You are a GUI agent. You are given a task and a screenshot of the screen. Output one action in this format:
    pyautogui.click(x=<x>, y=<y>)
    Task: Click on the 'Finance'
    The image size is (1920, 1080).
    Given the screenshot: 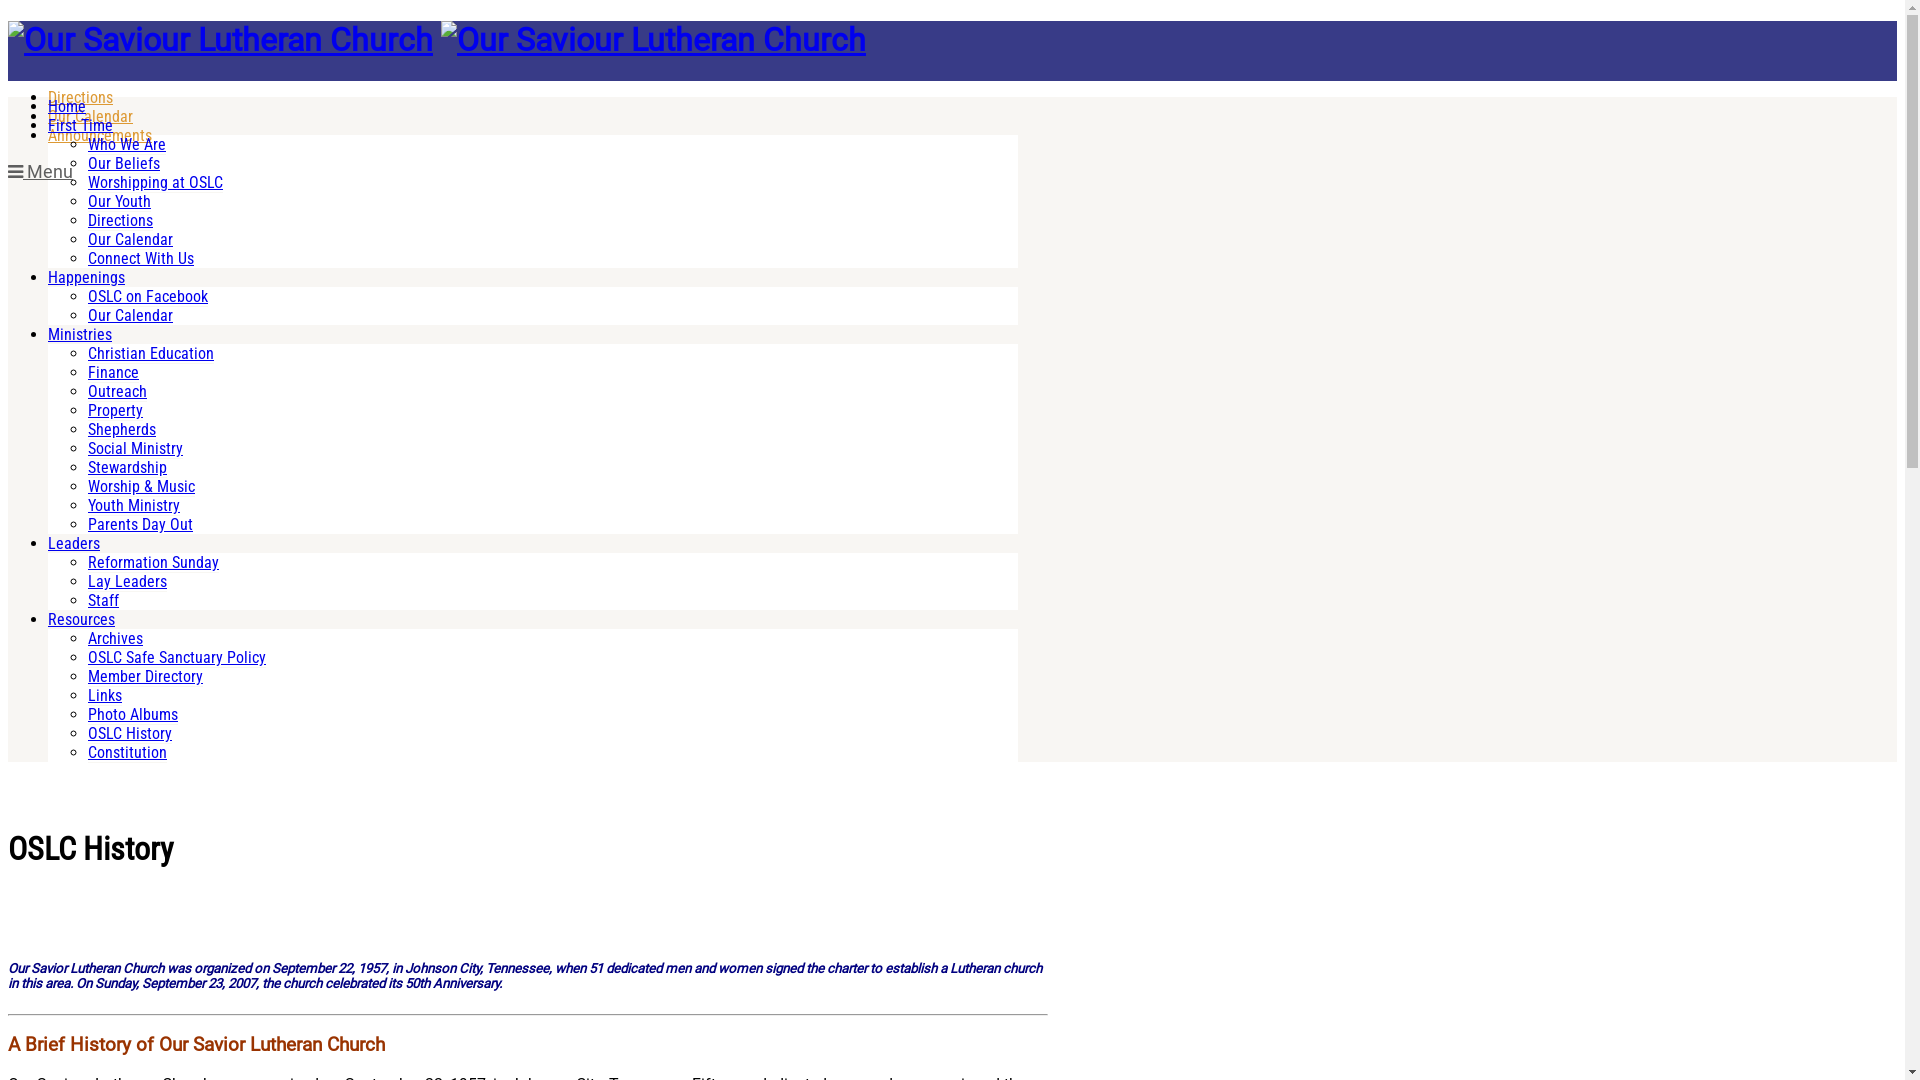 What is the action you would take?
    pyautogui.click(x=112, y=373)
    